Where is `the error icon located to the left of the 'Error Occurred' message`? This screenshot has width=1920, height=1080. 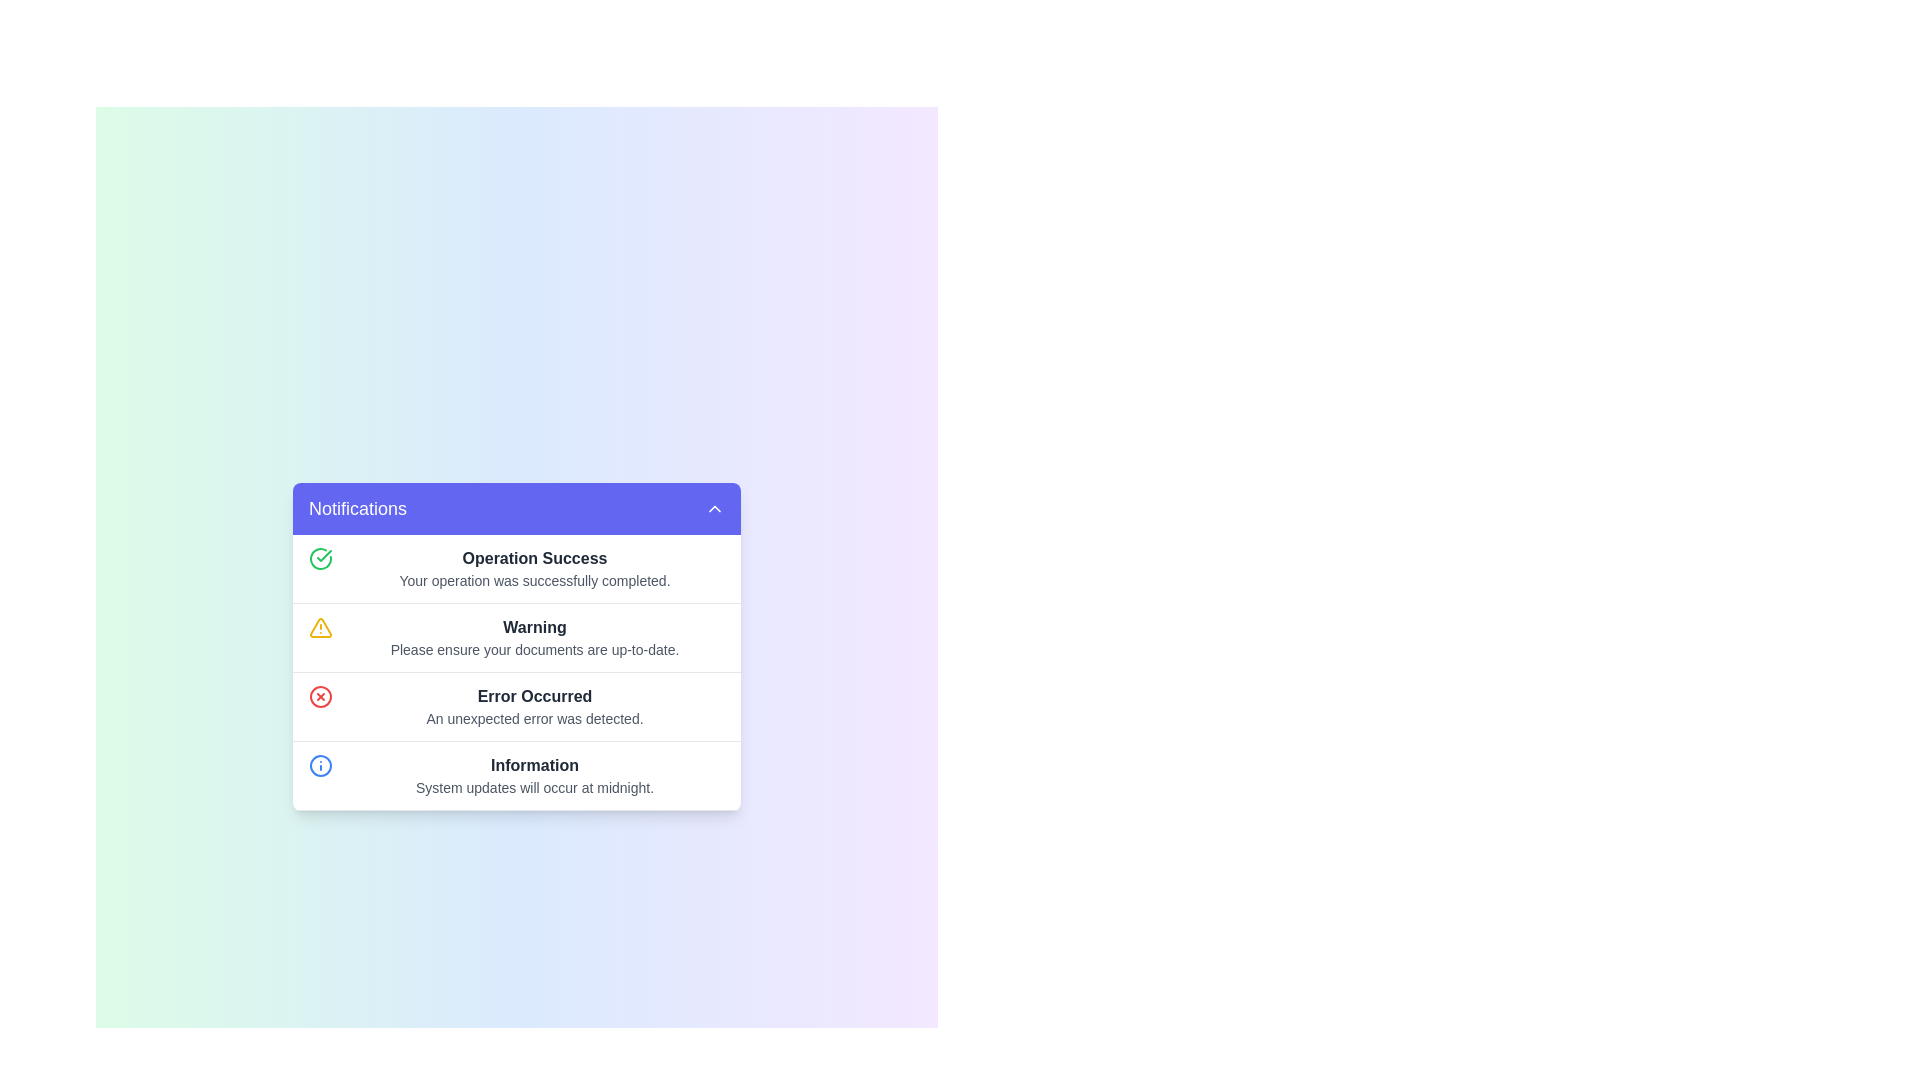 the error icon located to the left of the 'Error Occurred' message is located at coordinates (321, 696).